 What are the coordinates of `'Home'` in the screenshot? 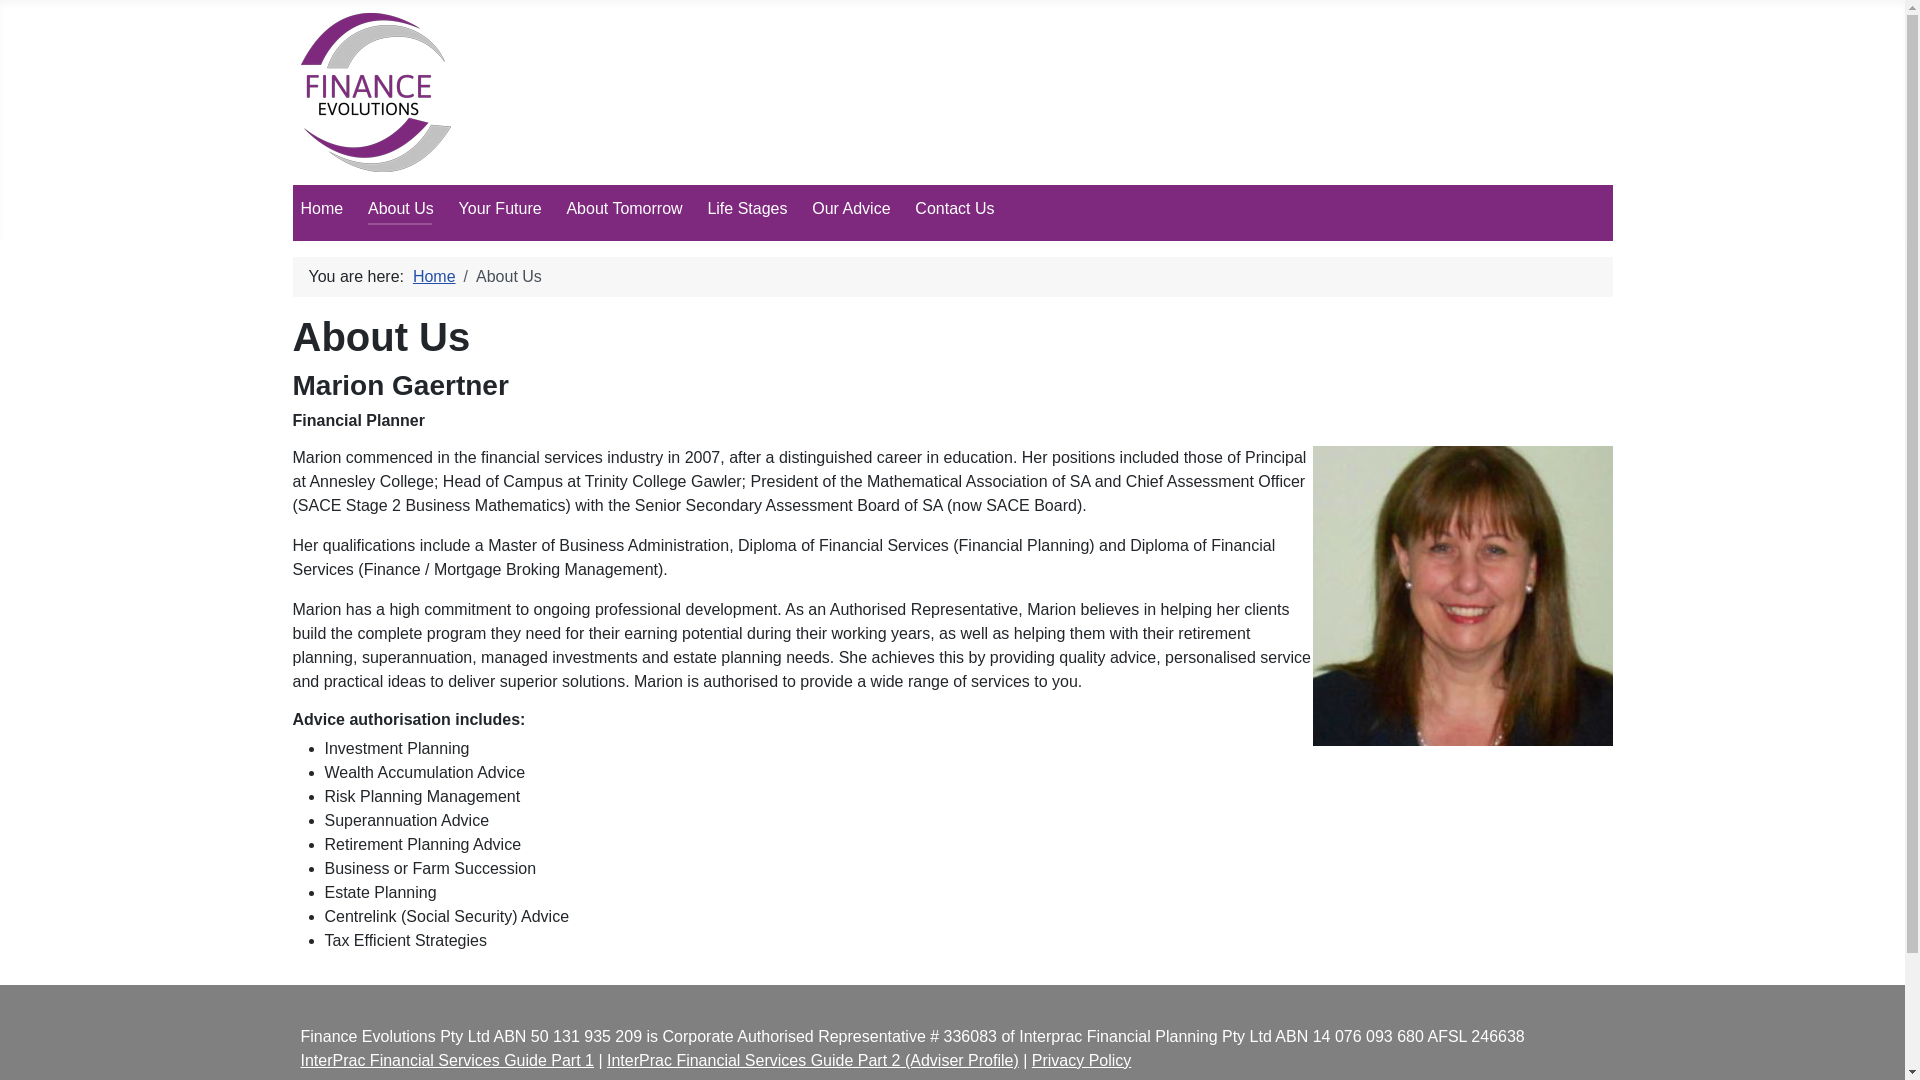 It's located at (321, 208).